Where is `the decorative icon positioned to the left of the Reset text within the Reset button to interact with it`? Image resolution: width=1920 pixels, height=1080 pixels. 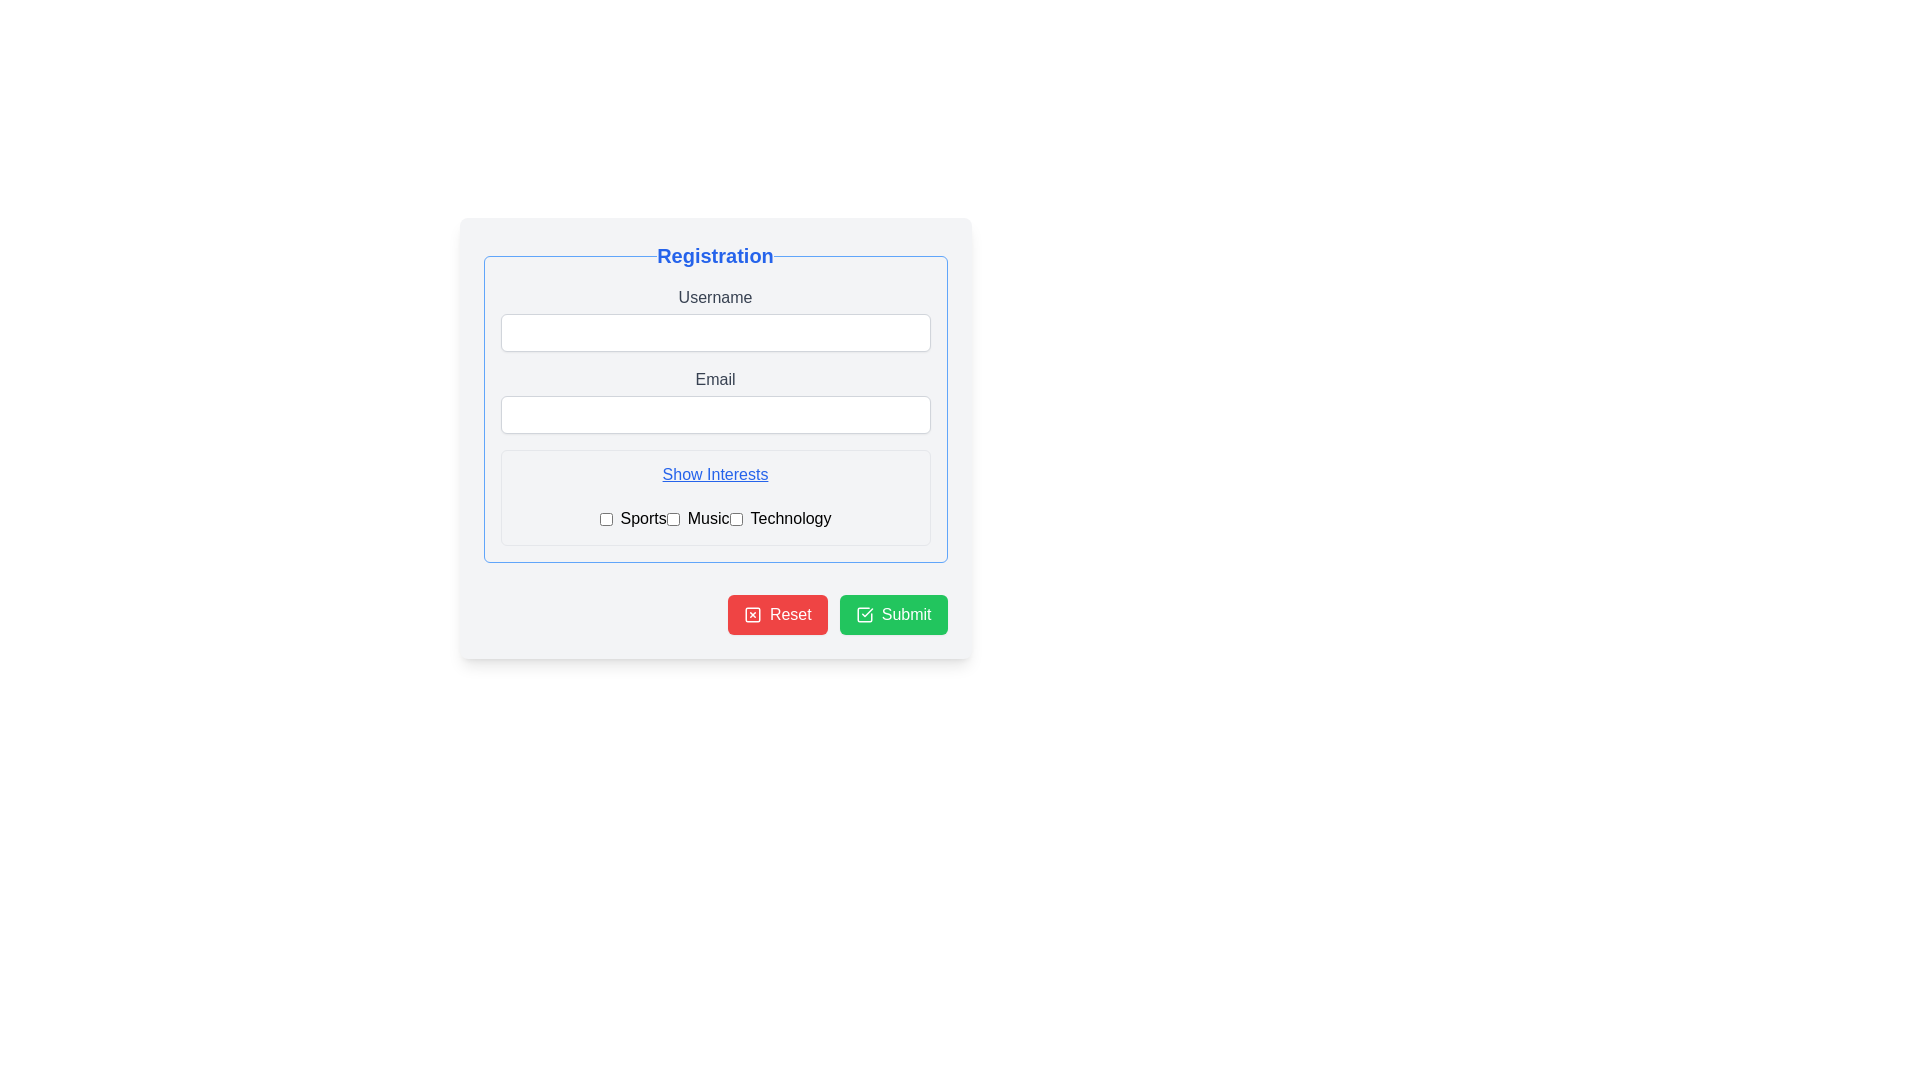 the decorative icon positioned to the left of the Reset text within the Reset button to interact with it is located at coordinates (751, 613).